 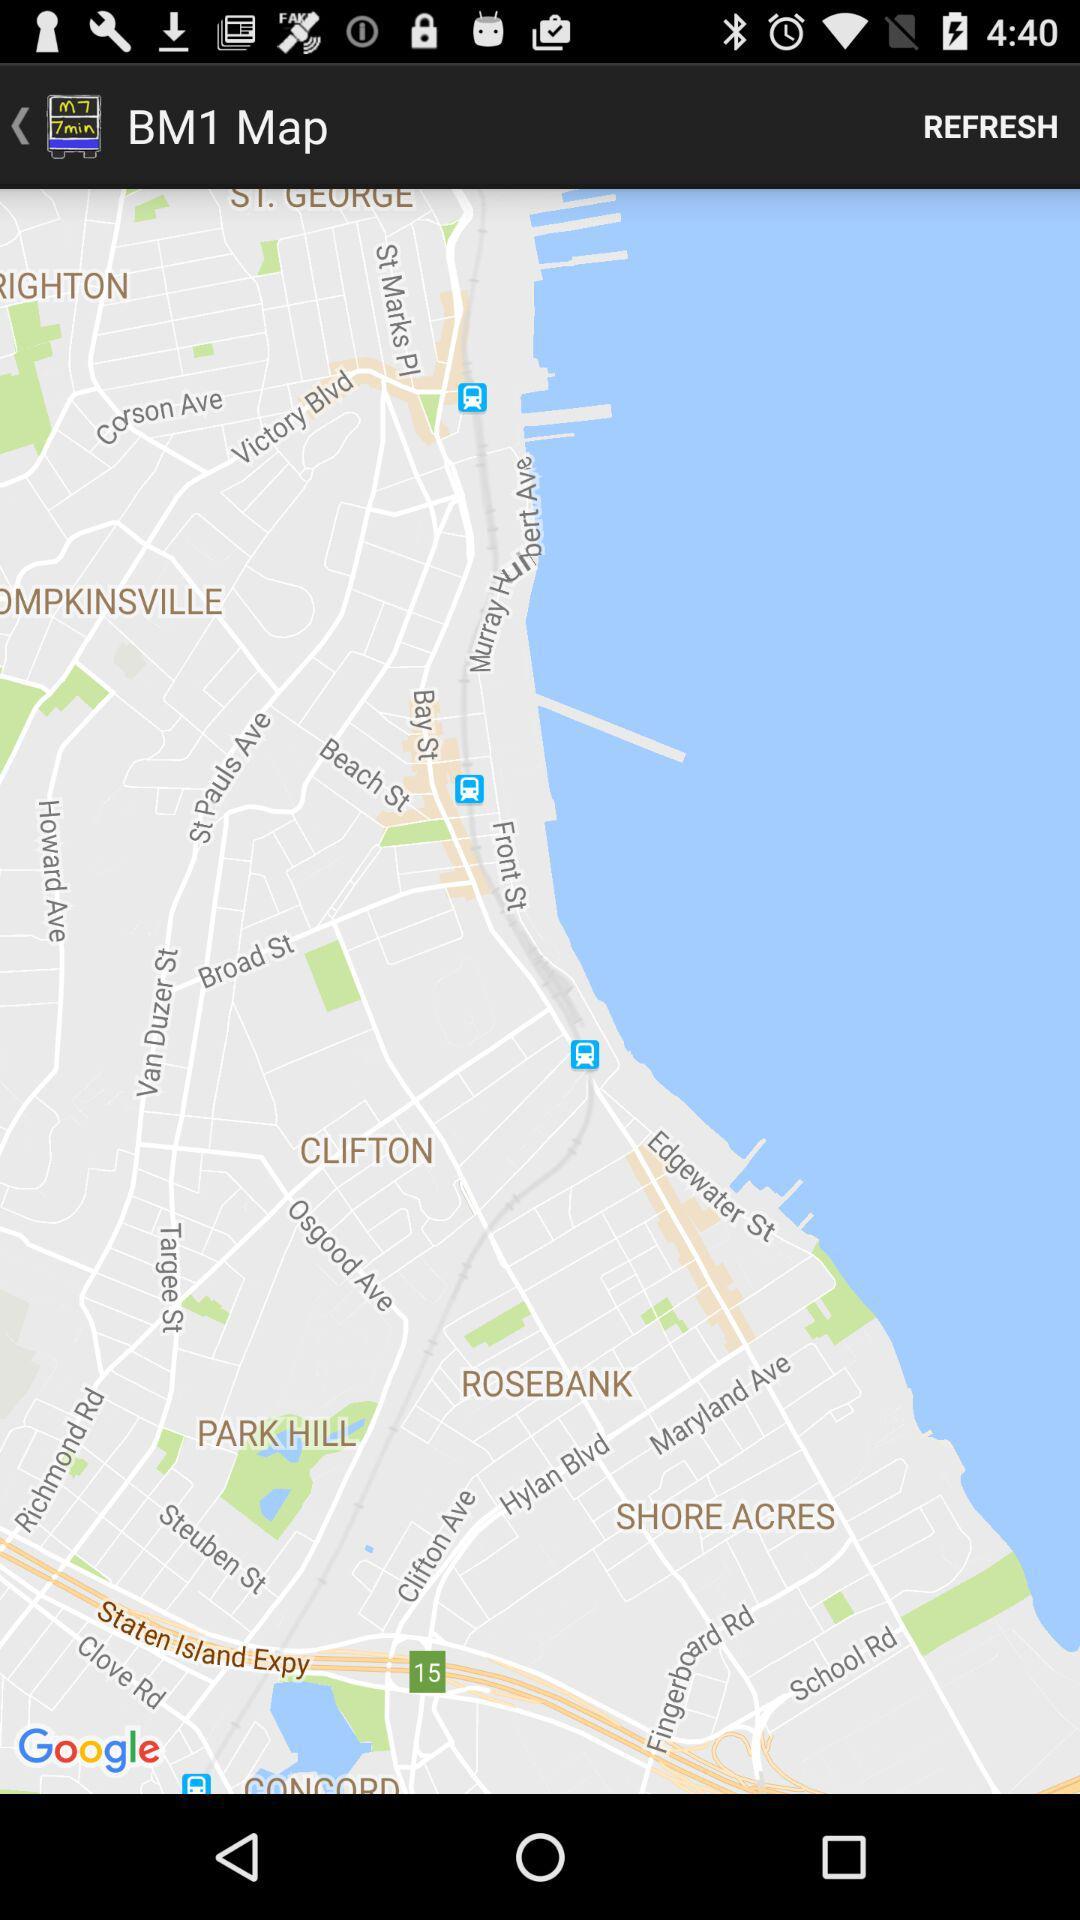 What do you see at coordinates (991, 124) in the screenshot?
I see `the item to the right of bm1 map item` at bounding box center [991, 124].